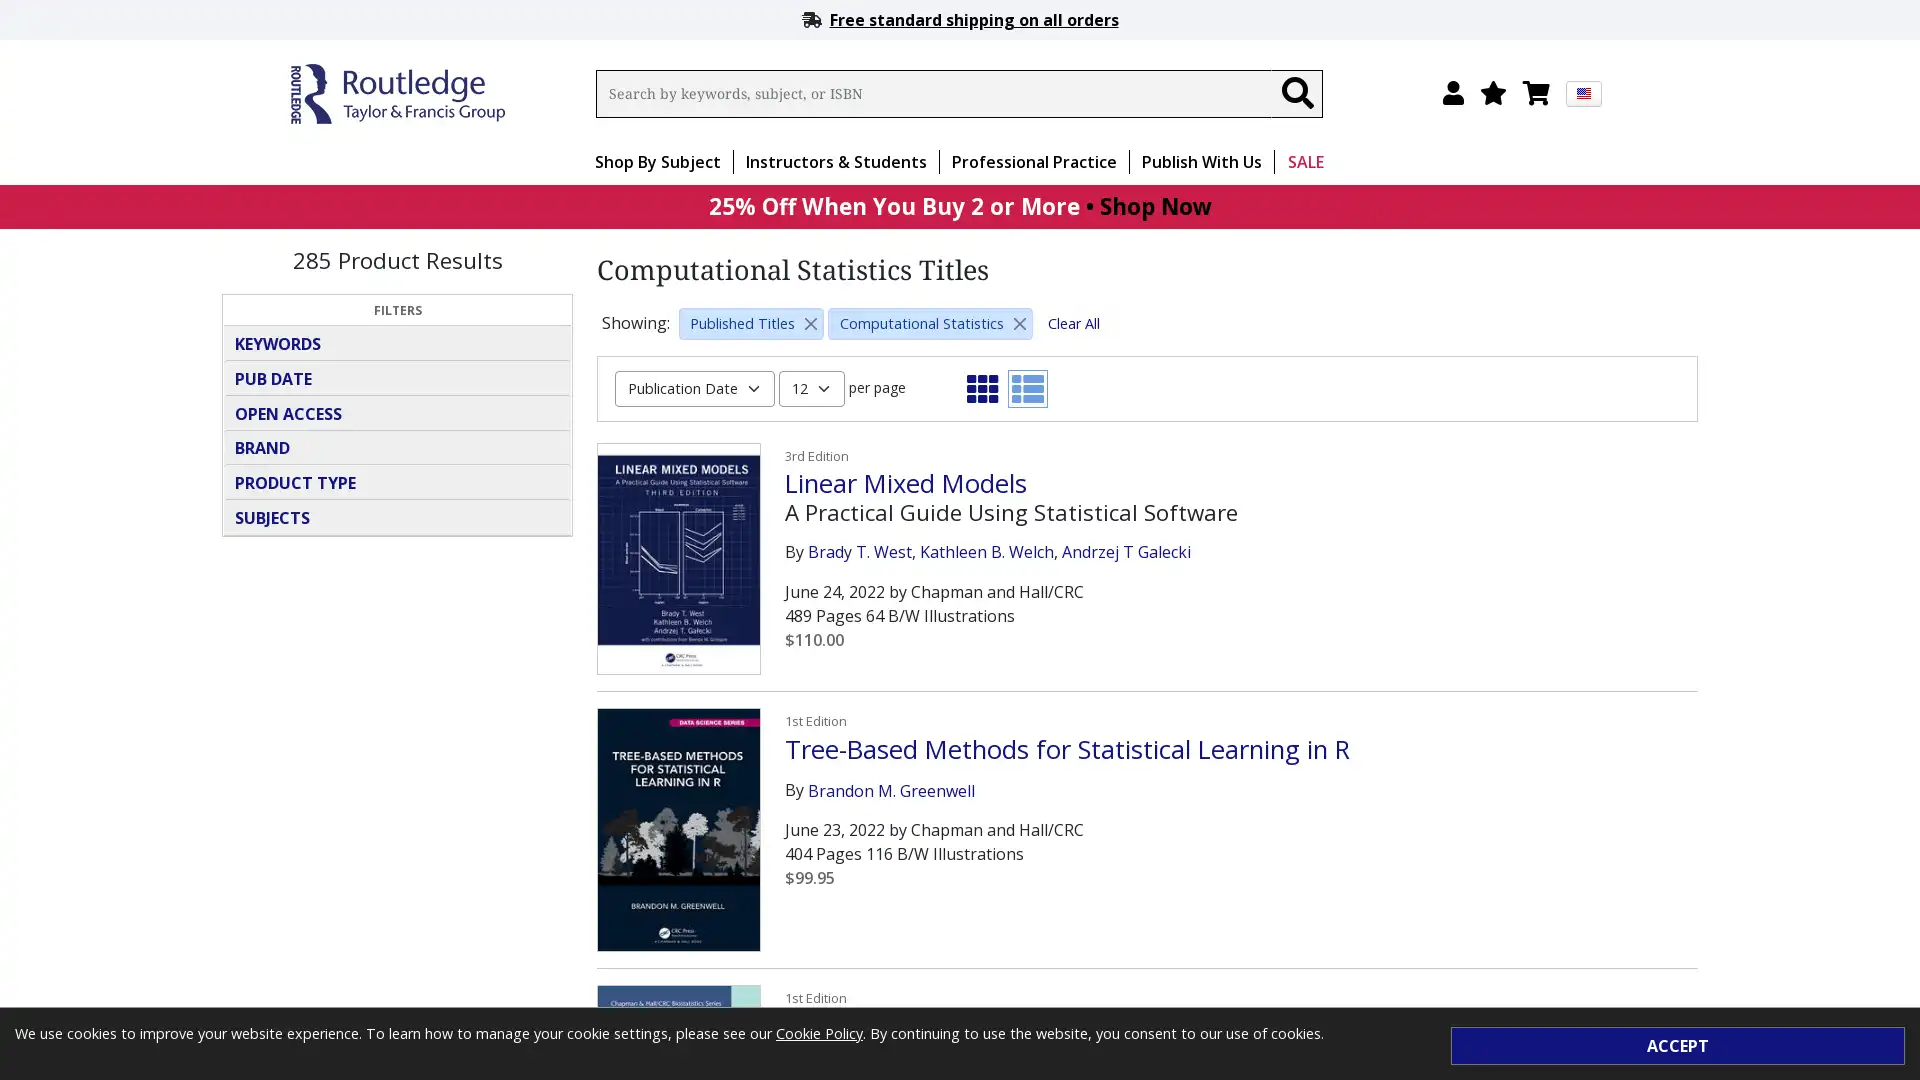 The height and width of the screenshot is (1080, 1920). I want to click on PUB DATE, so click(397, 378).